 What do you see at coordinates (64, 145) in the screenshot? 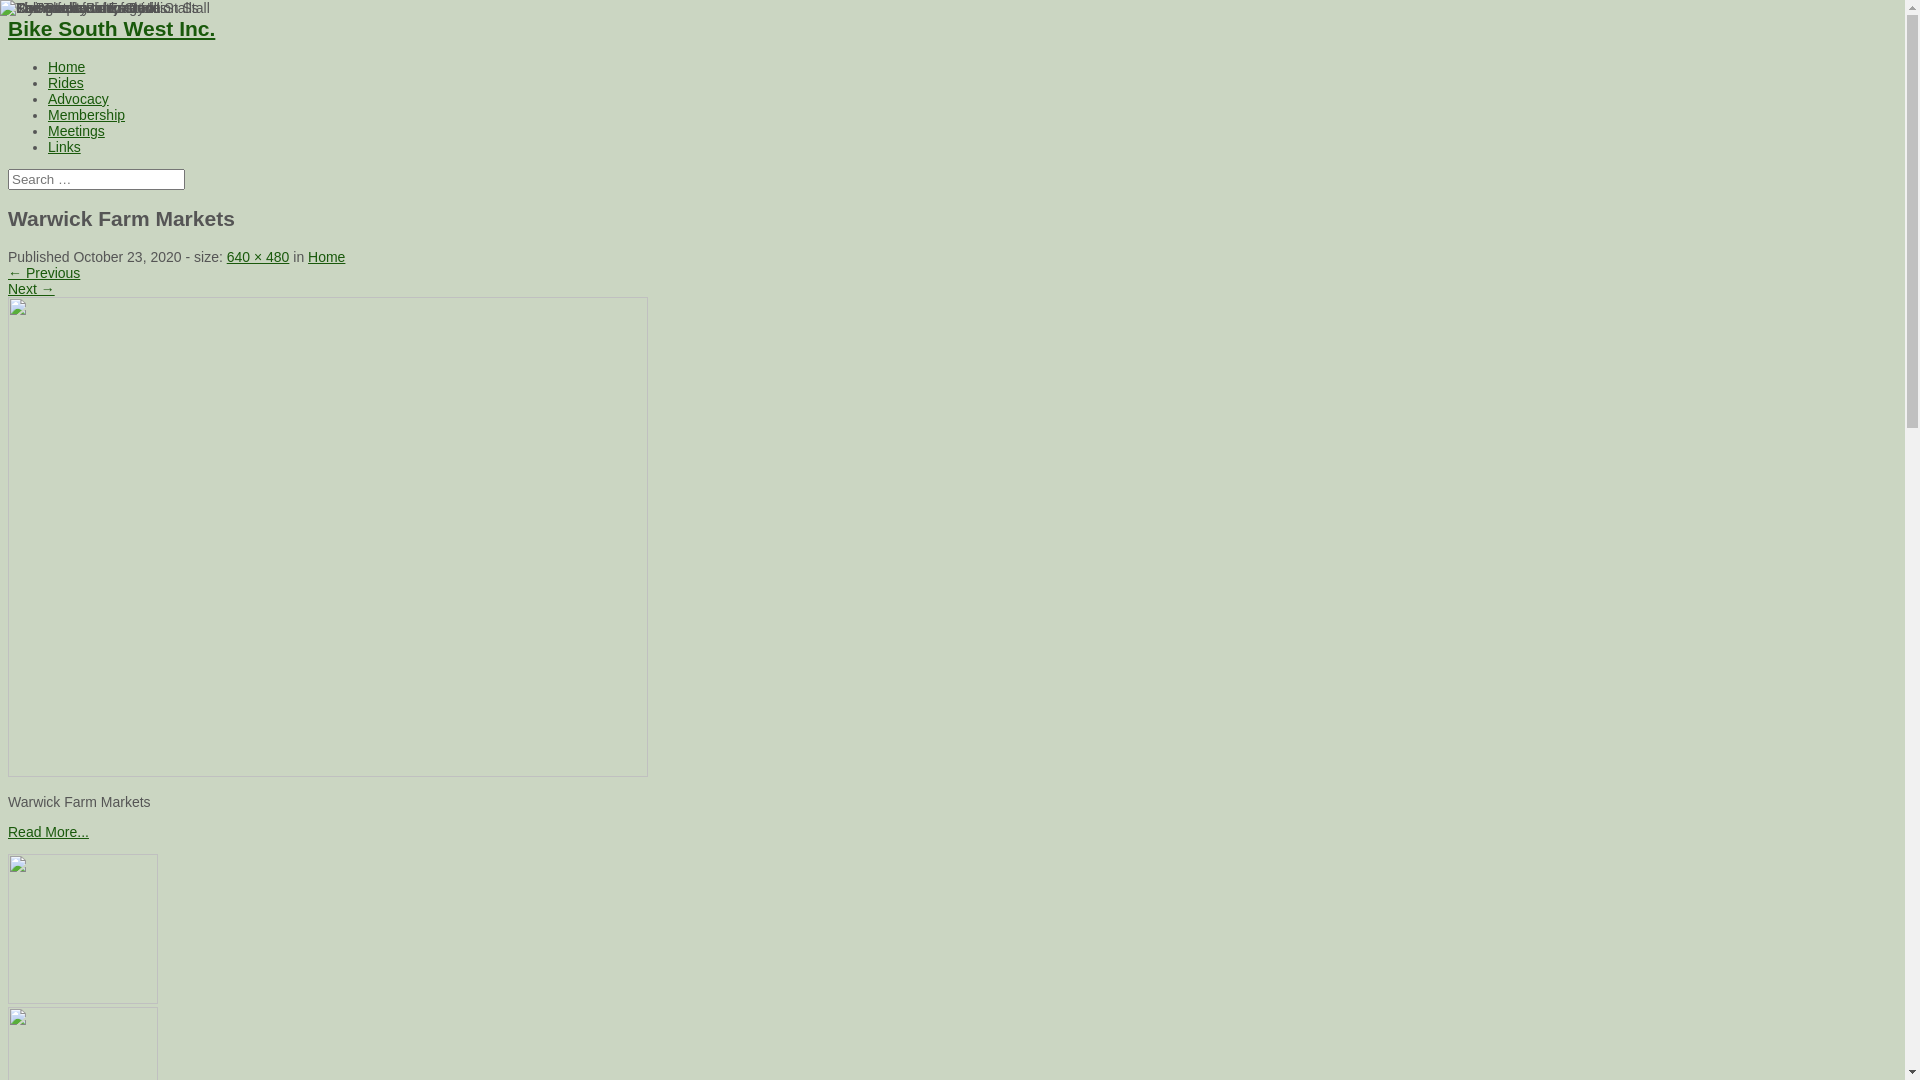
I see `'Links'` at bounding box center [64, 145].